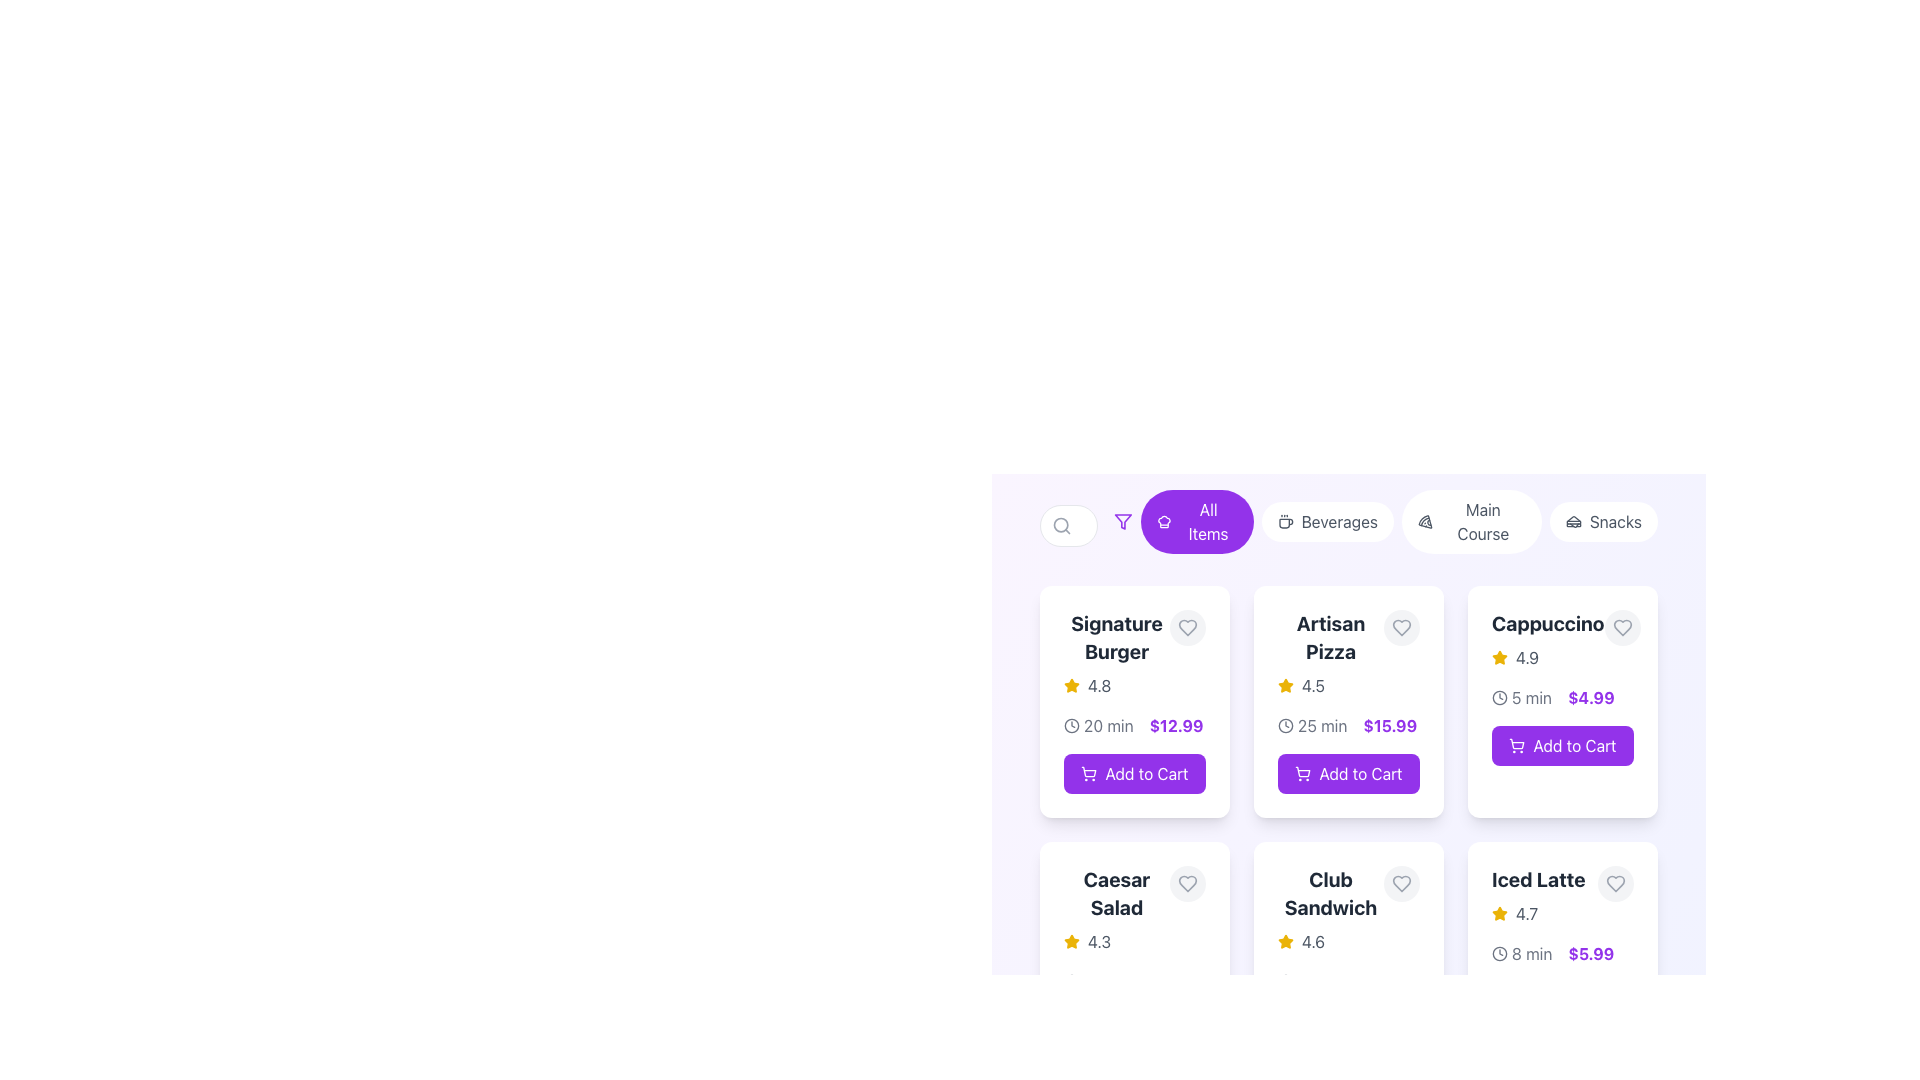 The image size is (1920, 1080). Describe the element at coordinates (1070, 725) in the screenshot. I see `the SVG Circle element styled as a clock, located in the top-right area of the interface, which is part of a larger SVG icon representing a clock` at that location.